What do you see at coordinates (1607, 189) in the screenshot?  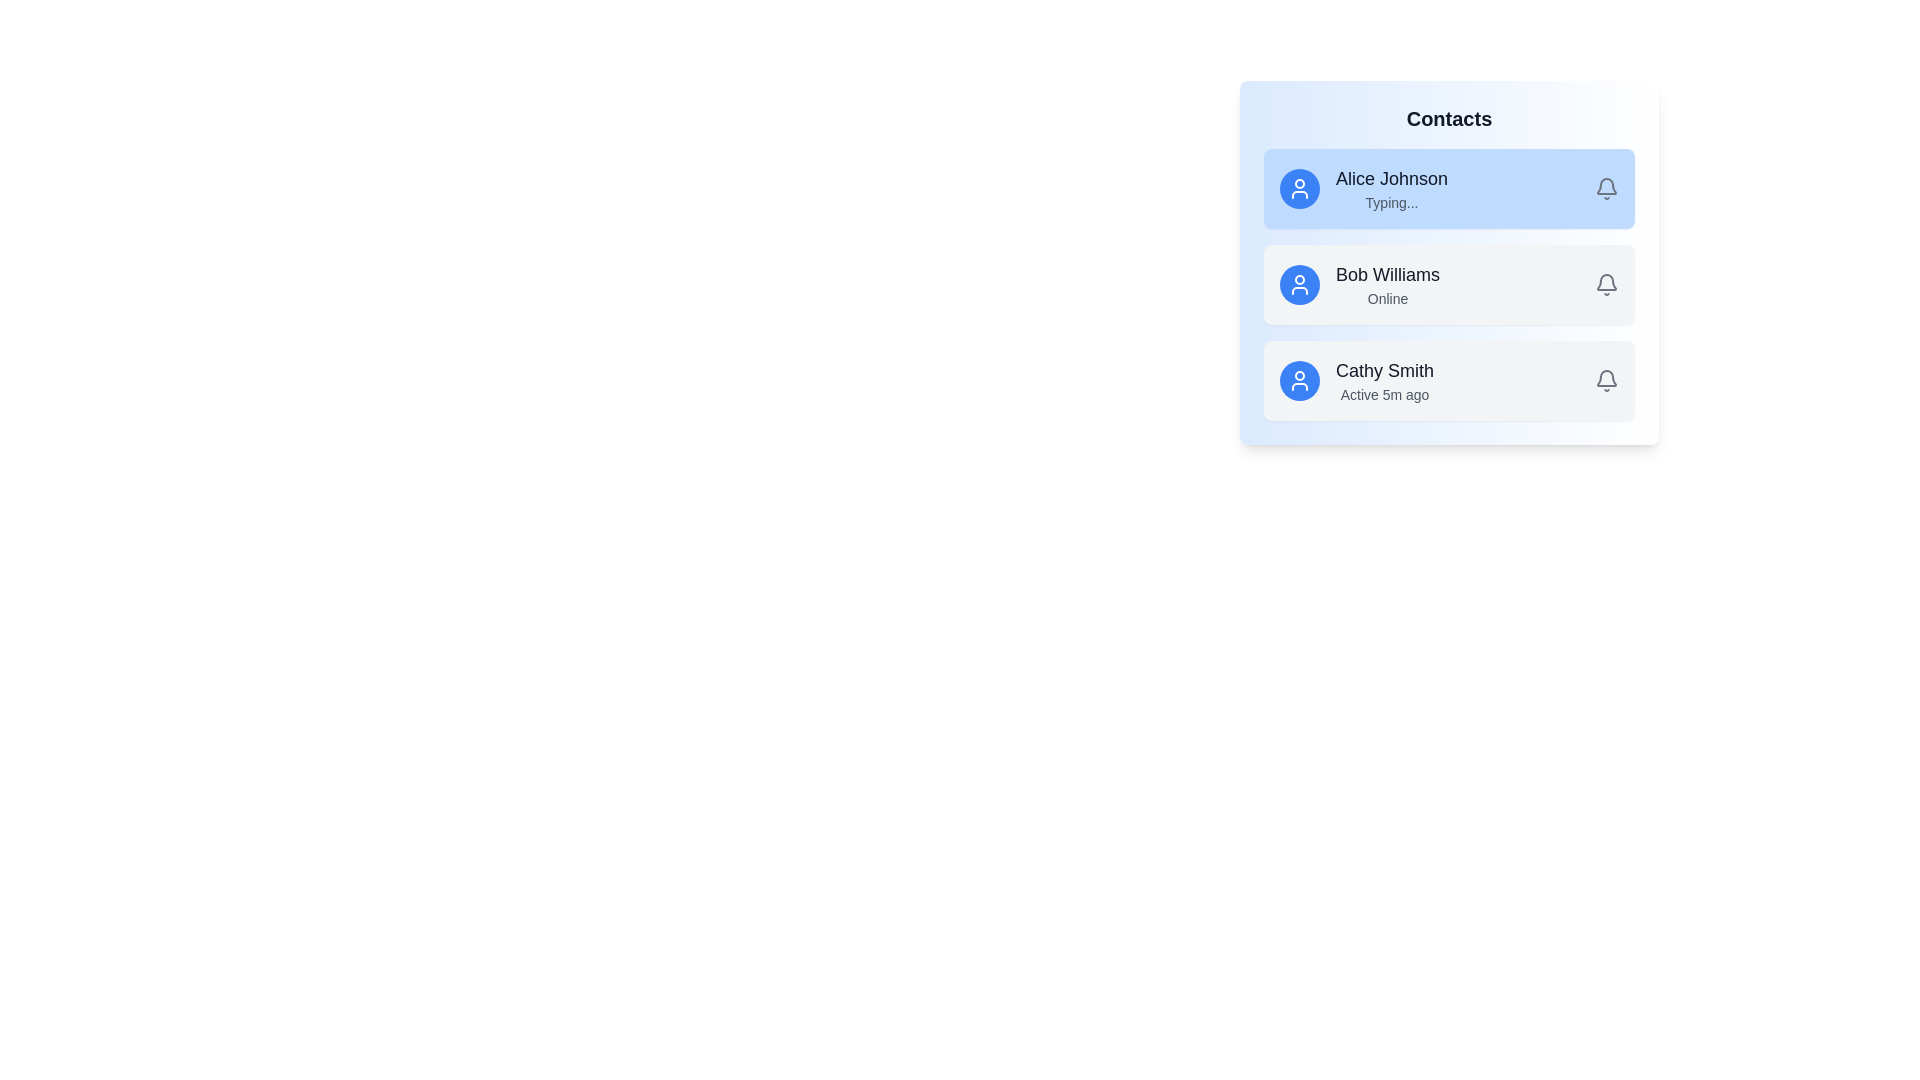 I see `the notification indicator icon located at the top-right region within the card of 'Alice Johnson' in the contact list to interact` at bounding box center [1607, 189].